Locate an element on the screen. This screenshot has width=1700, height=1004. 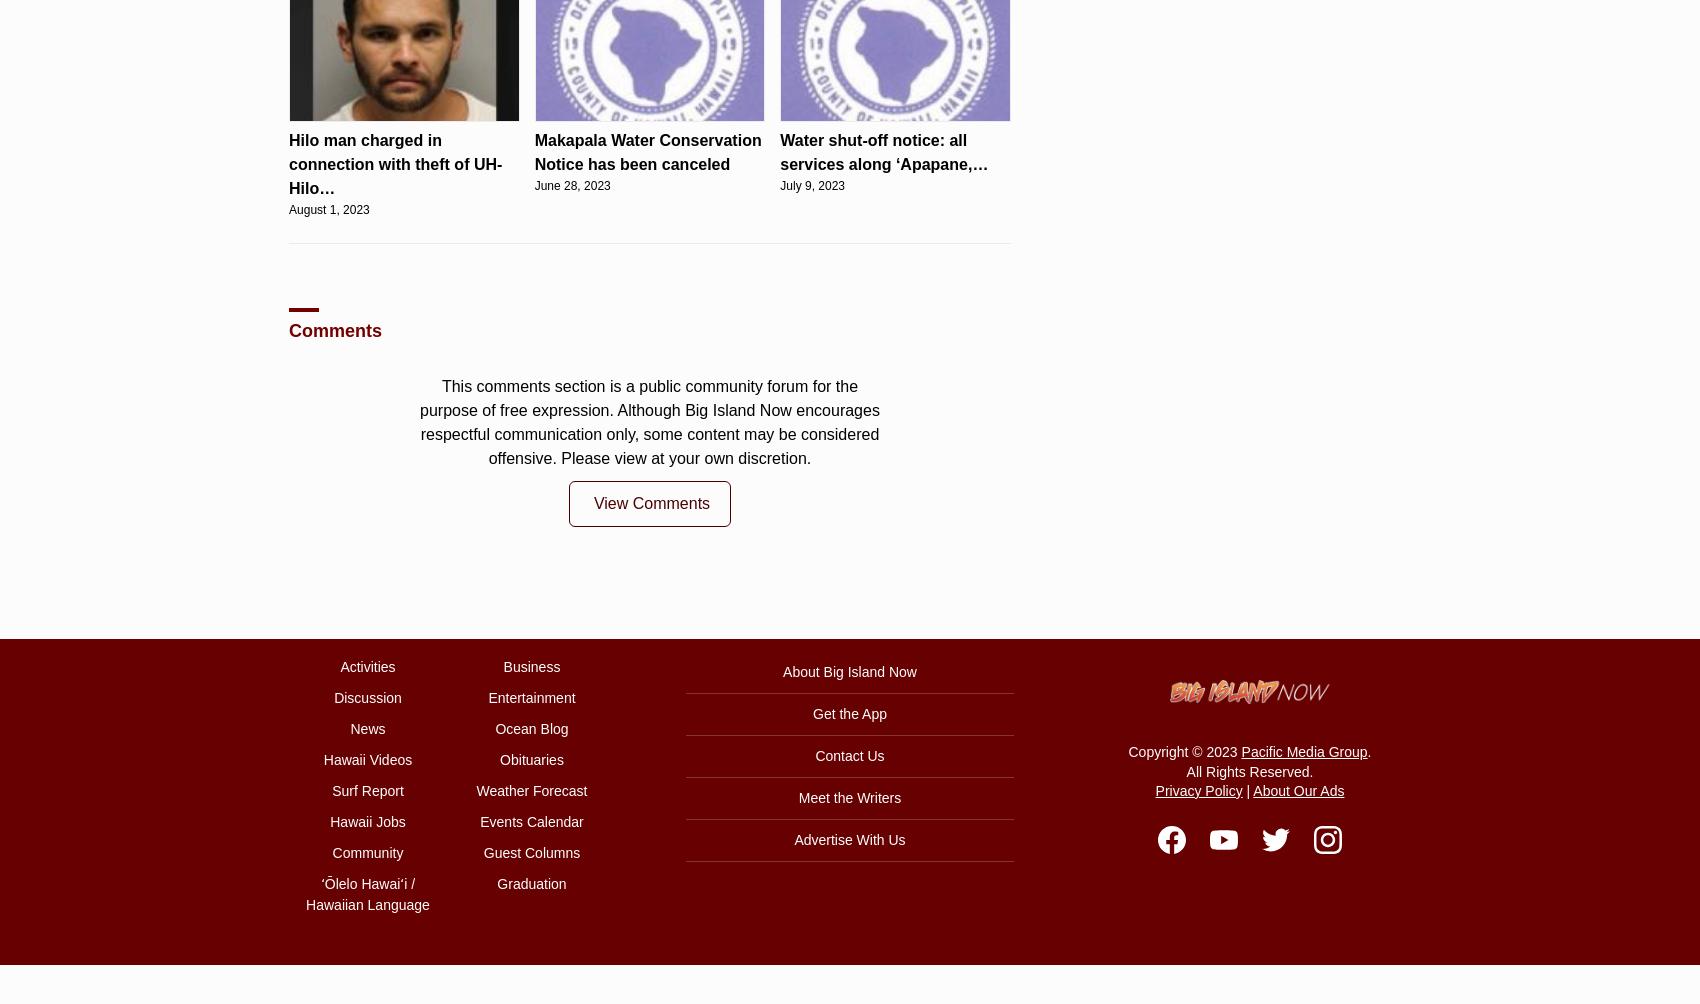
'Sales Consultant' is located at coordinates (915, 282).